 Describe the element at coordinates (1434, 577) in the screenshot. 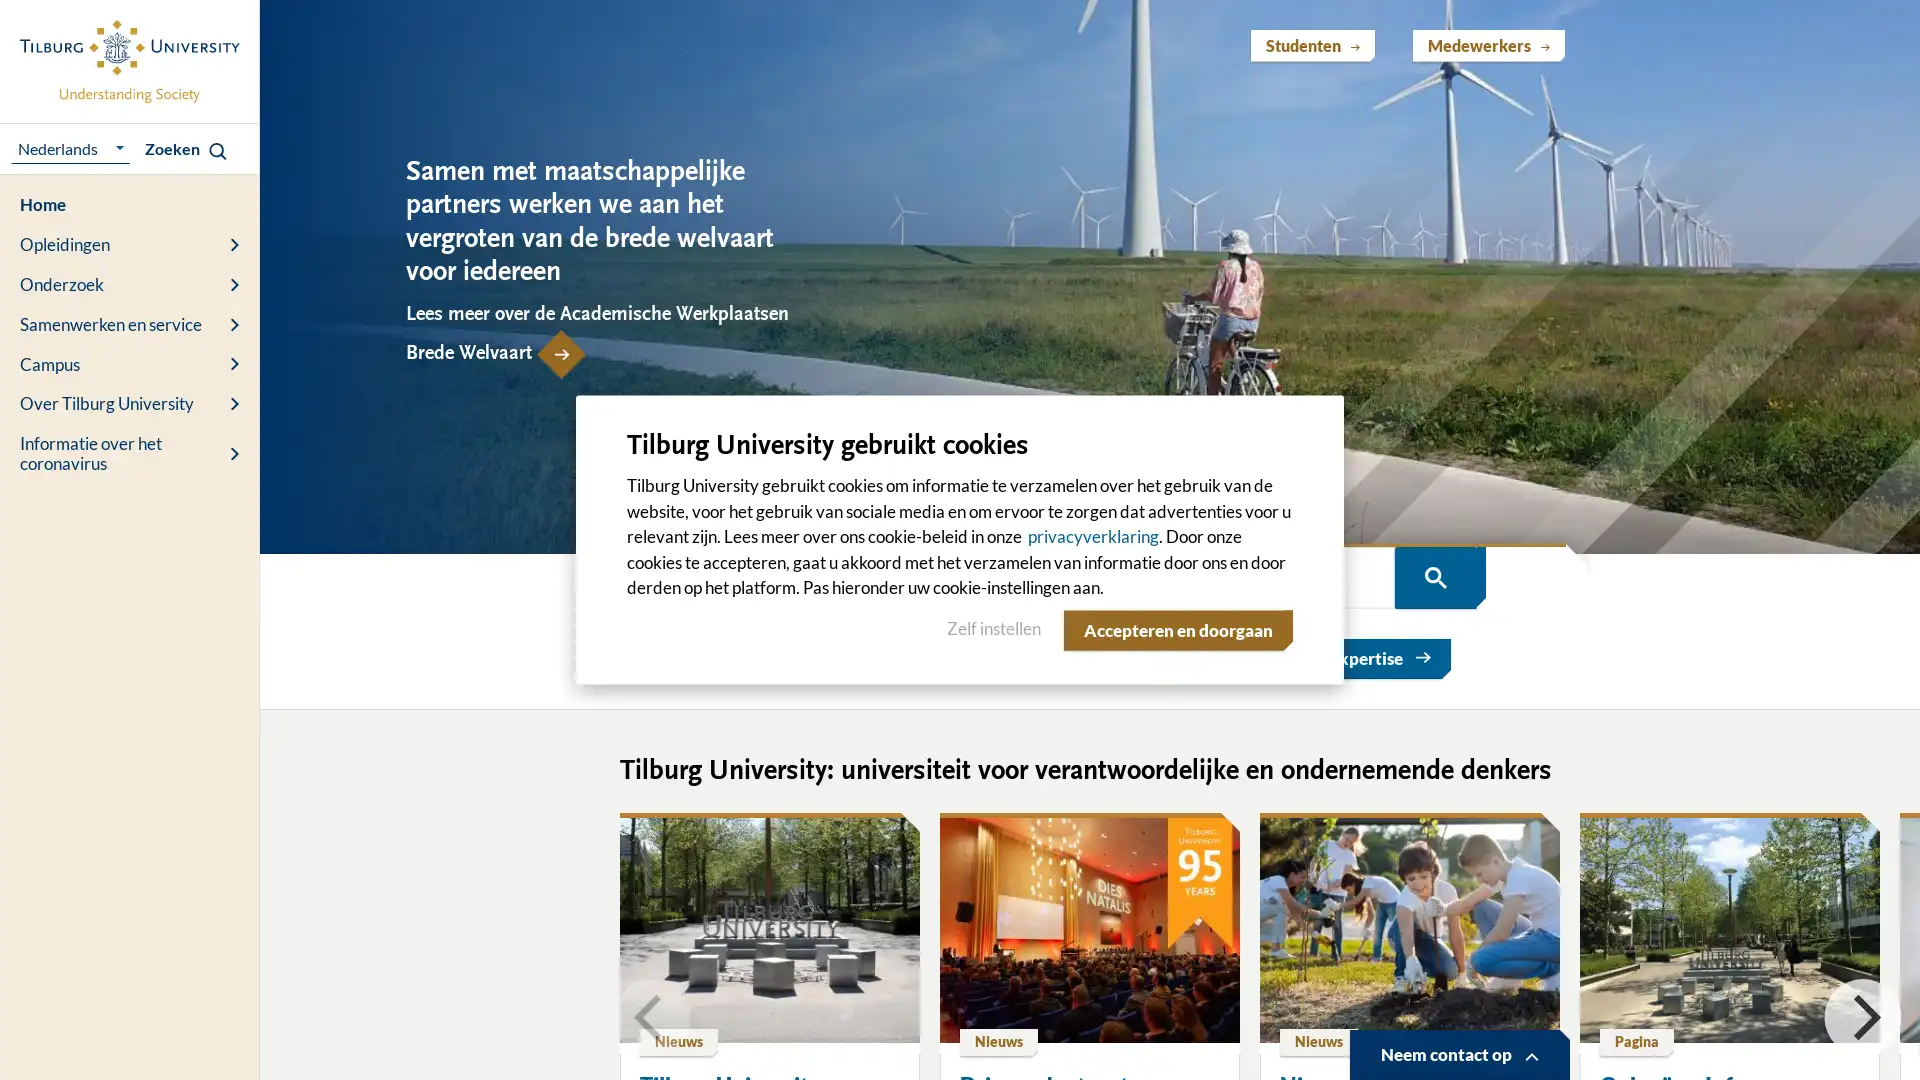

I see `search` at that location.